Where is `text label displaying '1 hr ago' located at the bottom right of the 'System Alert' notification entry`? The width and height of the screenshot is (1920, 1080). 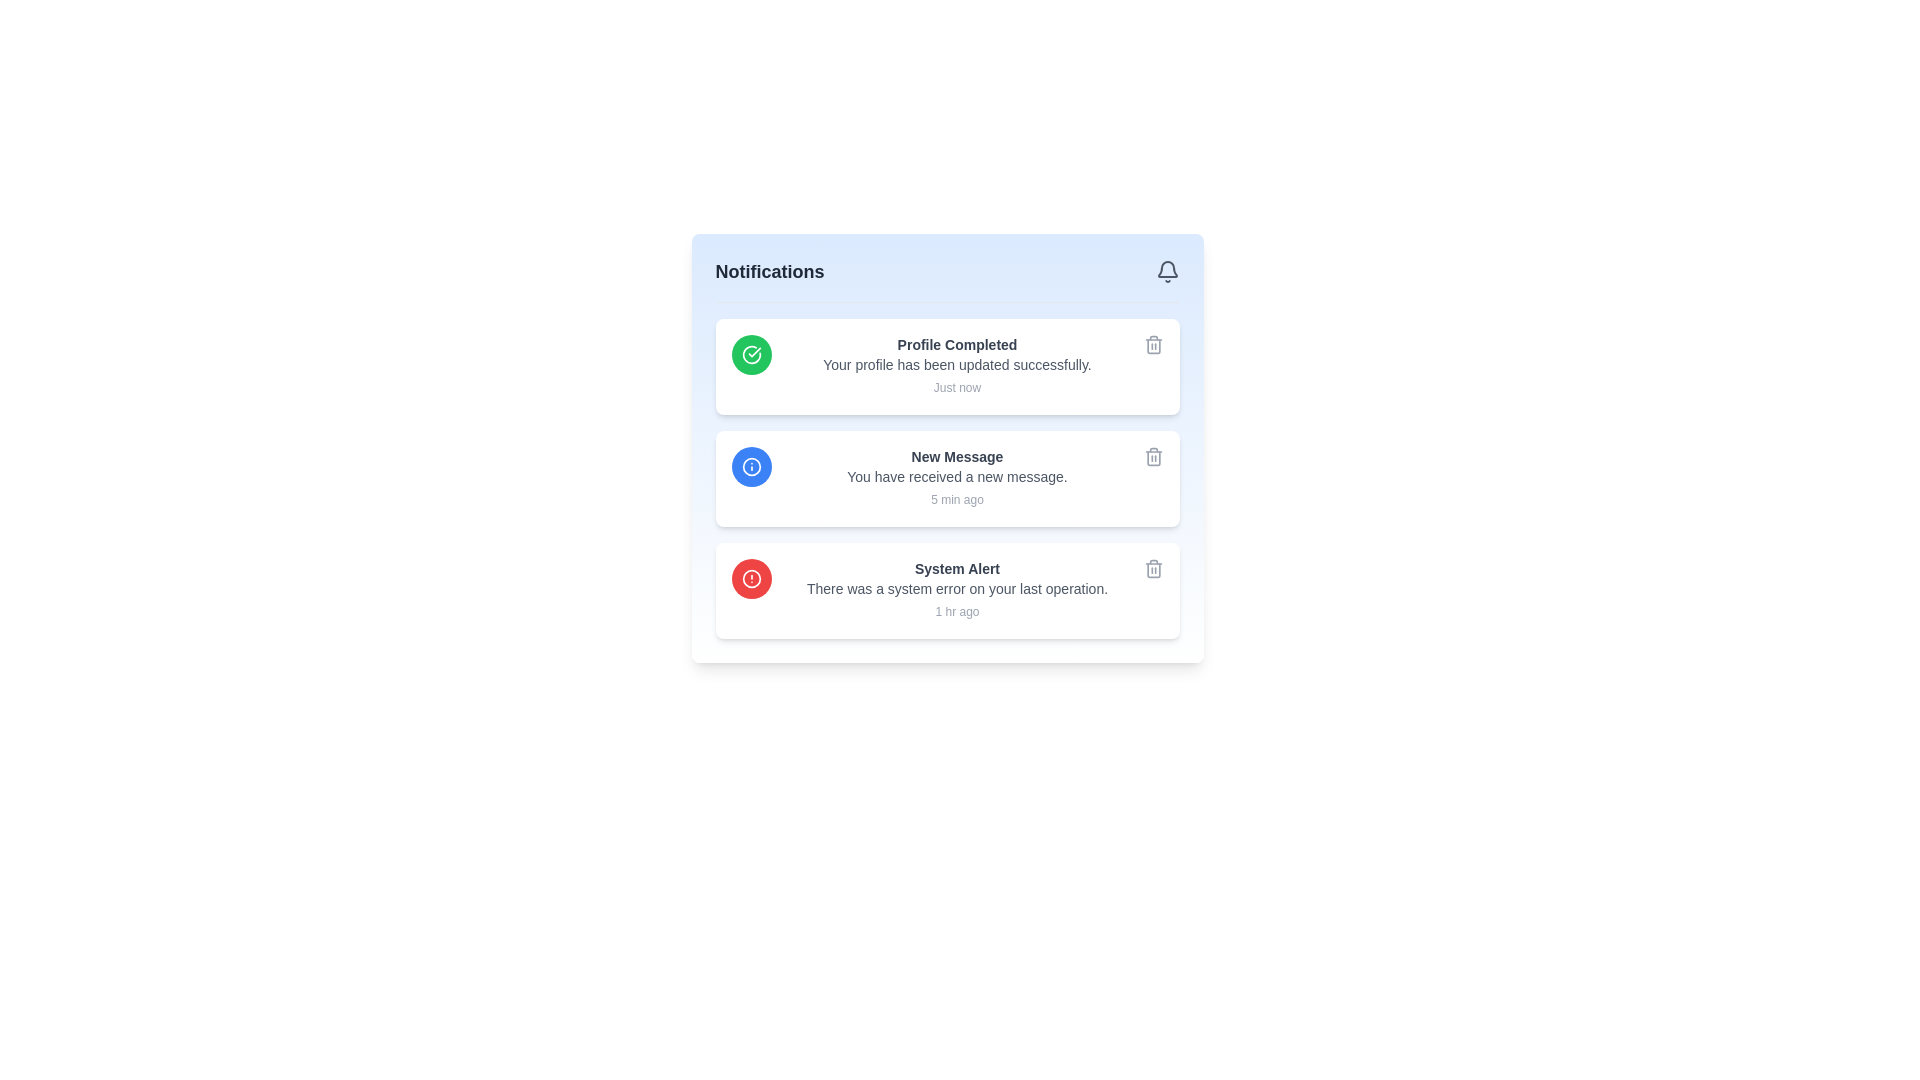 text label displaying '1 hr ago' located at the bottom right of the 'System Alert' notification entry is located at coordinates (956, 611).